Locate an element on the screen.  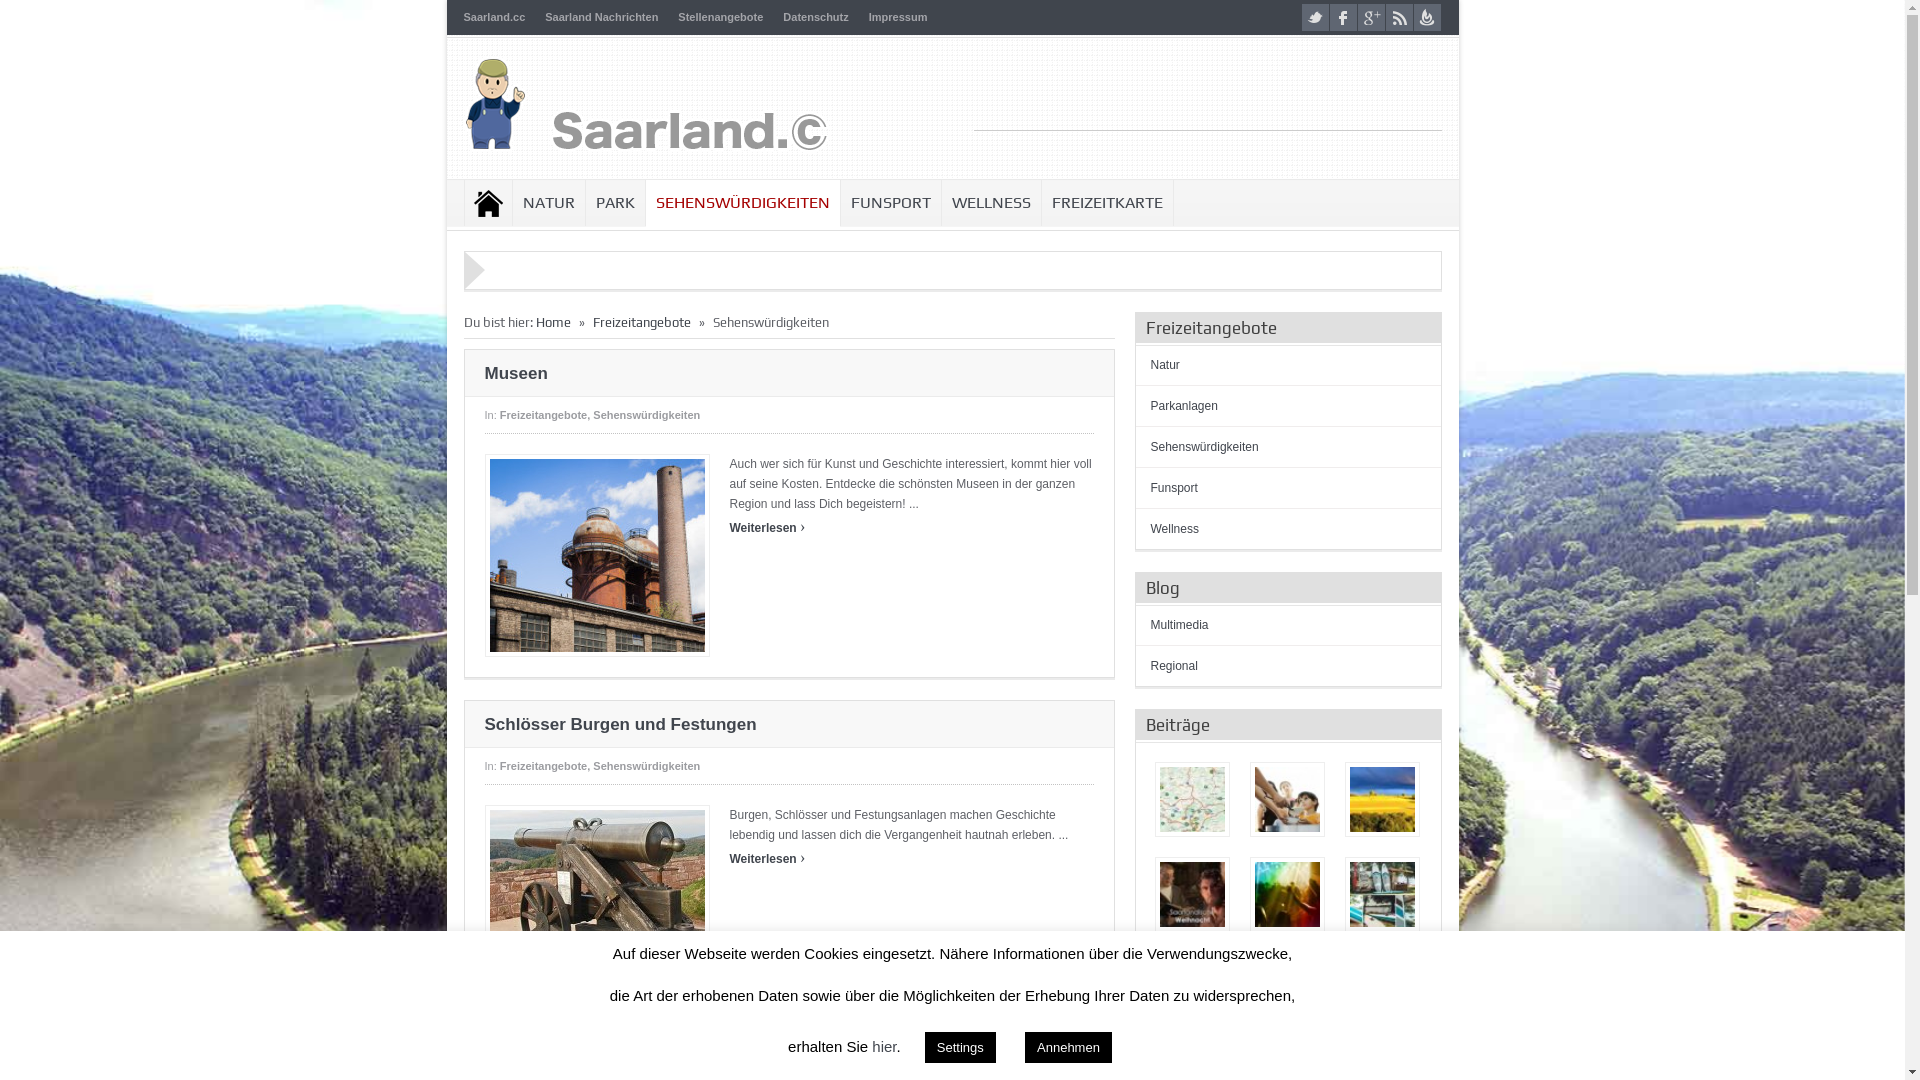
'FUNSPORT' is located at coordinates (888, 203).